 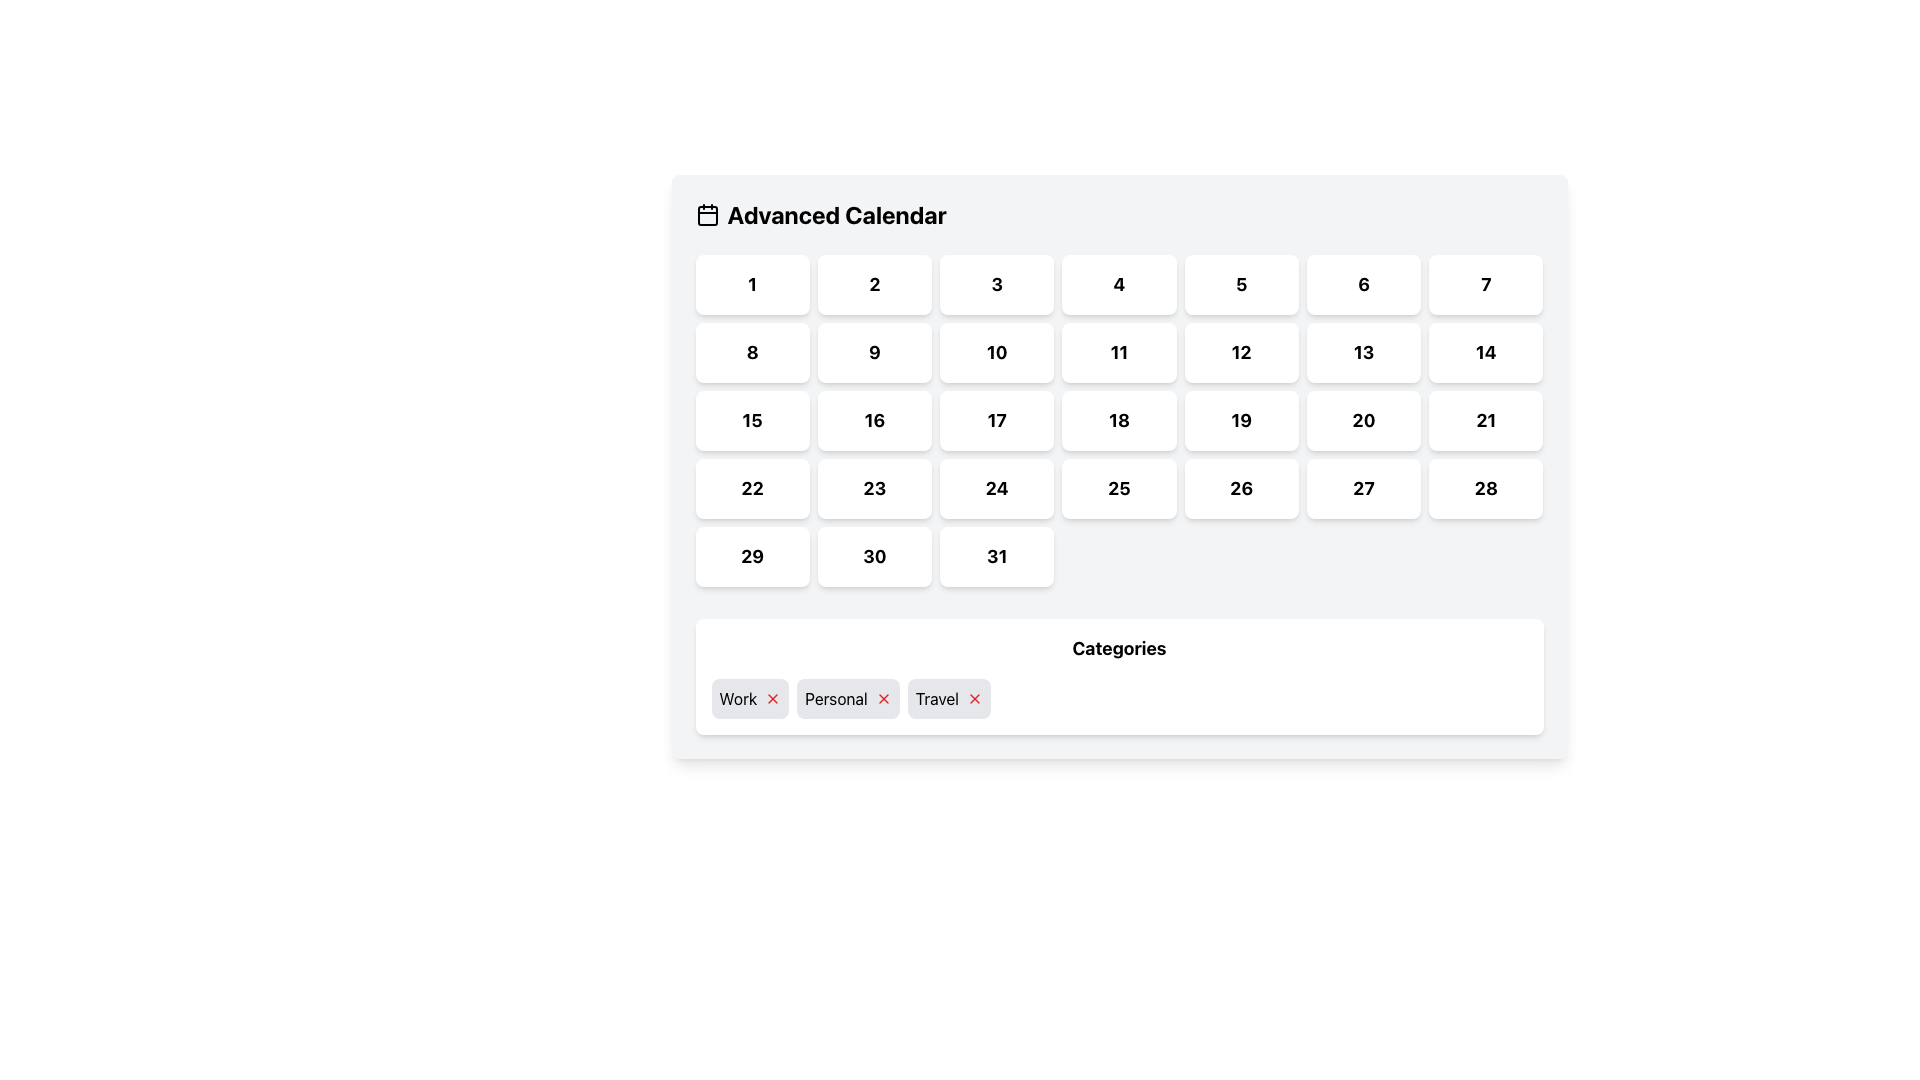 What do you see at coordinates (1362, 488) in the screenshot?
I see `the text display showing the 27th day of the month within the twelfth button of the calendar interface` at bounding box center [1362, 488].